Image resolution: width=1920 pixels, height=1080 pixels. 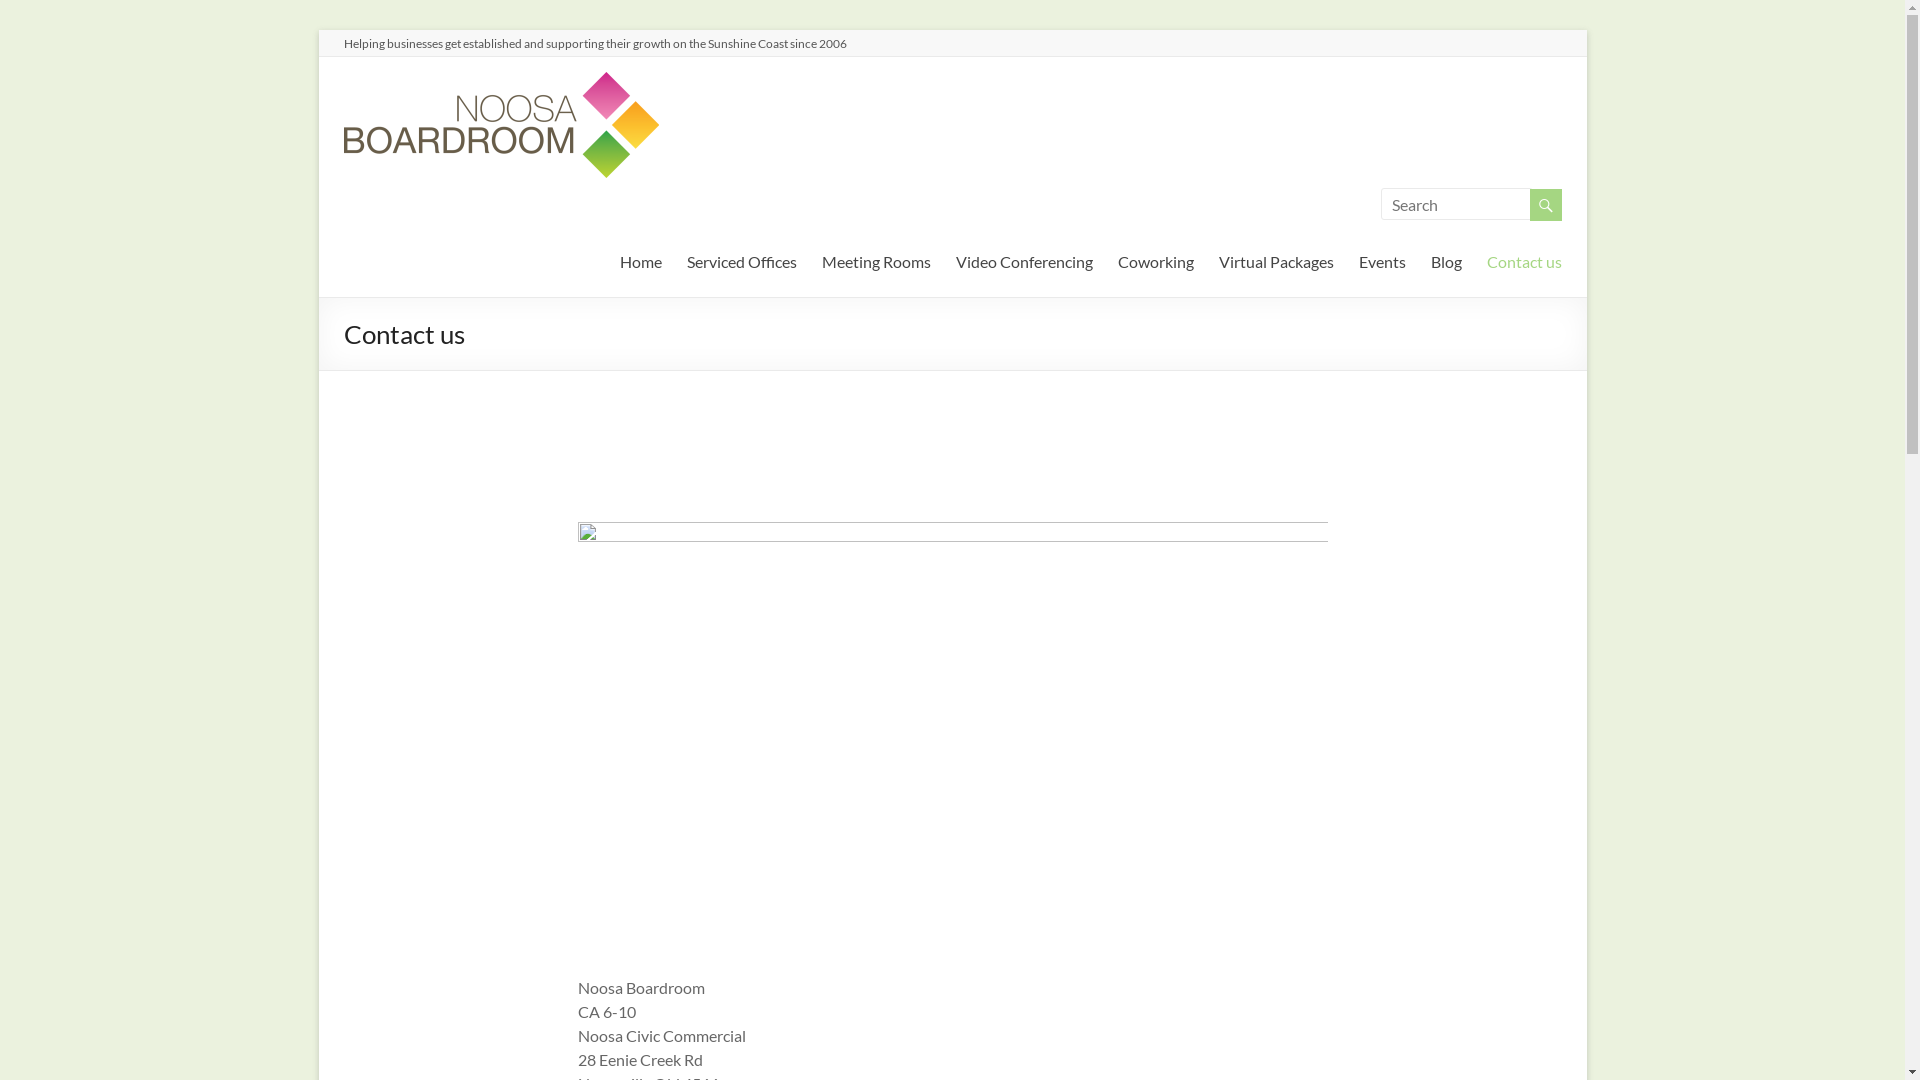 I want to click on 'Blog', so click(x=1445, y=257).